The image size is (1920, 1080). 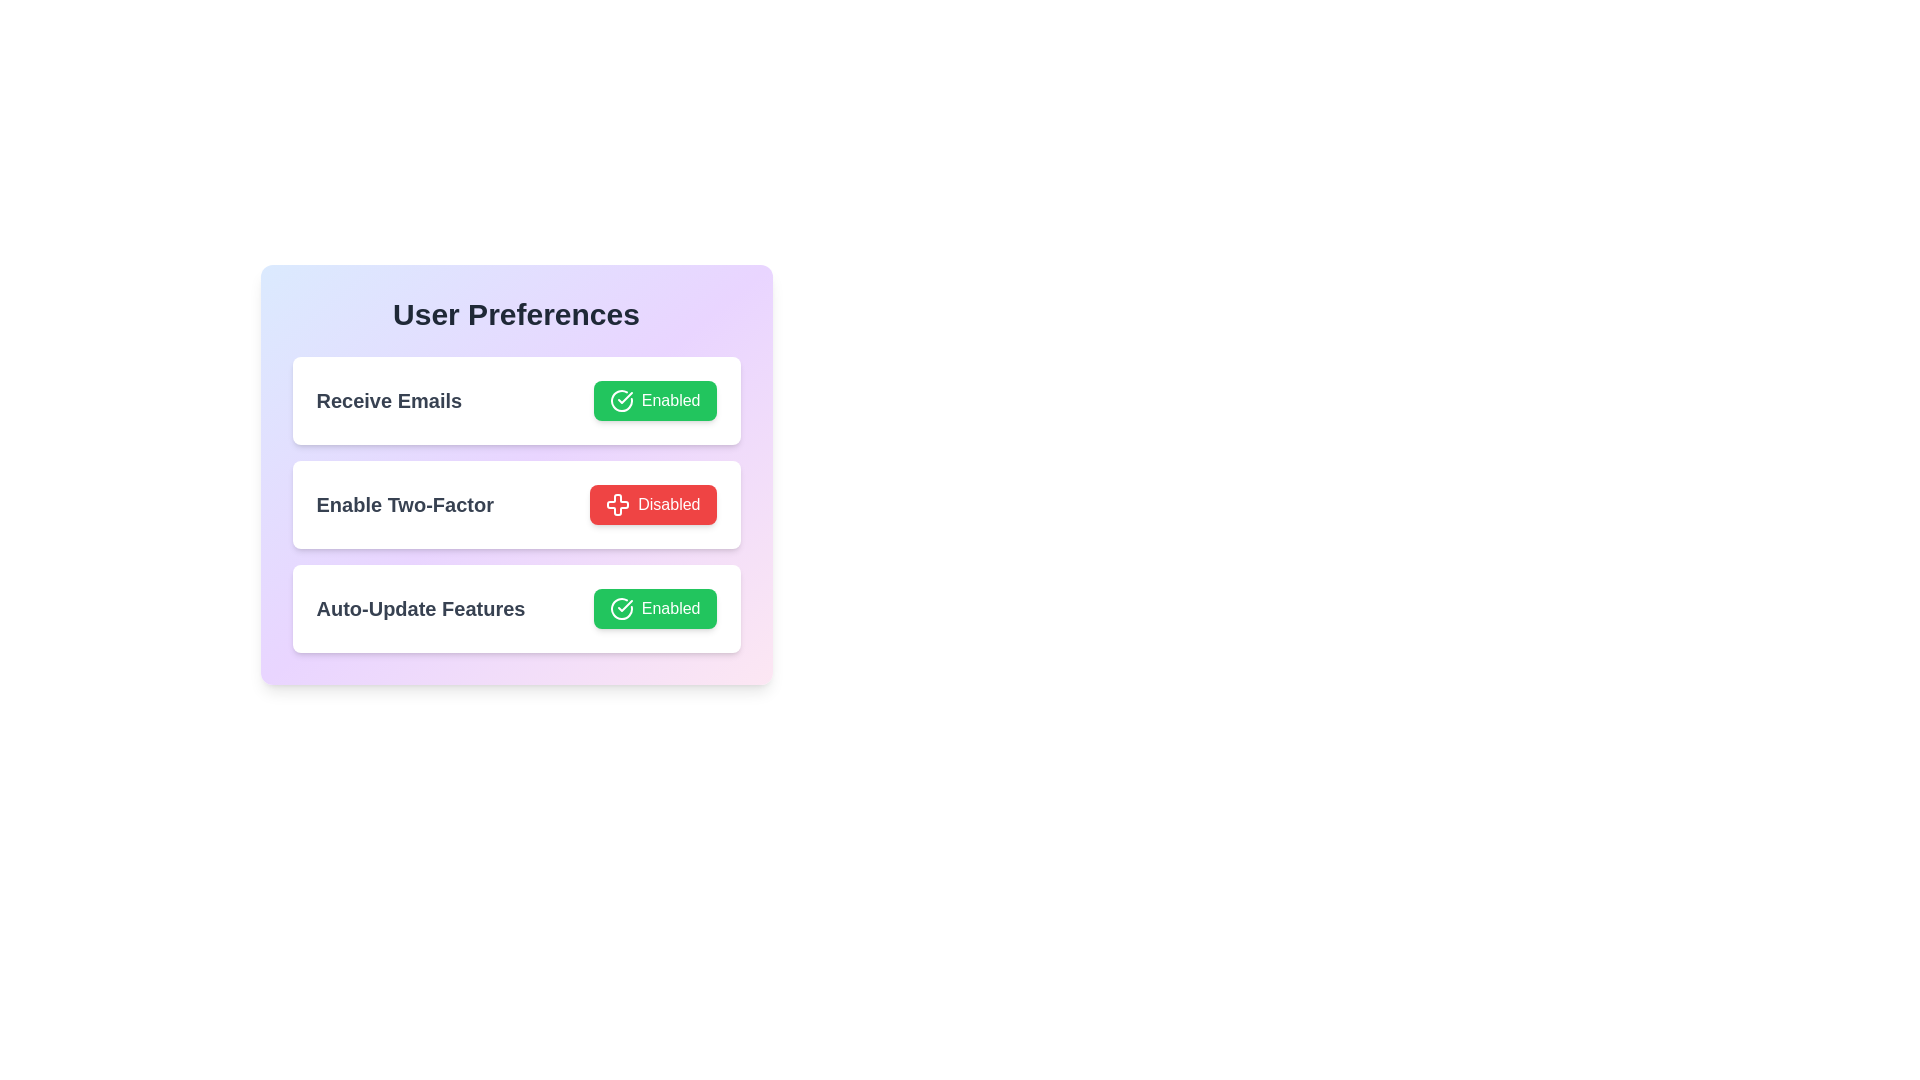 I want to click on the preference item Receive Emails to observe its hover effect, so click(x=516, y=401).